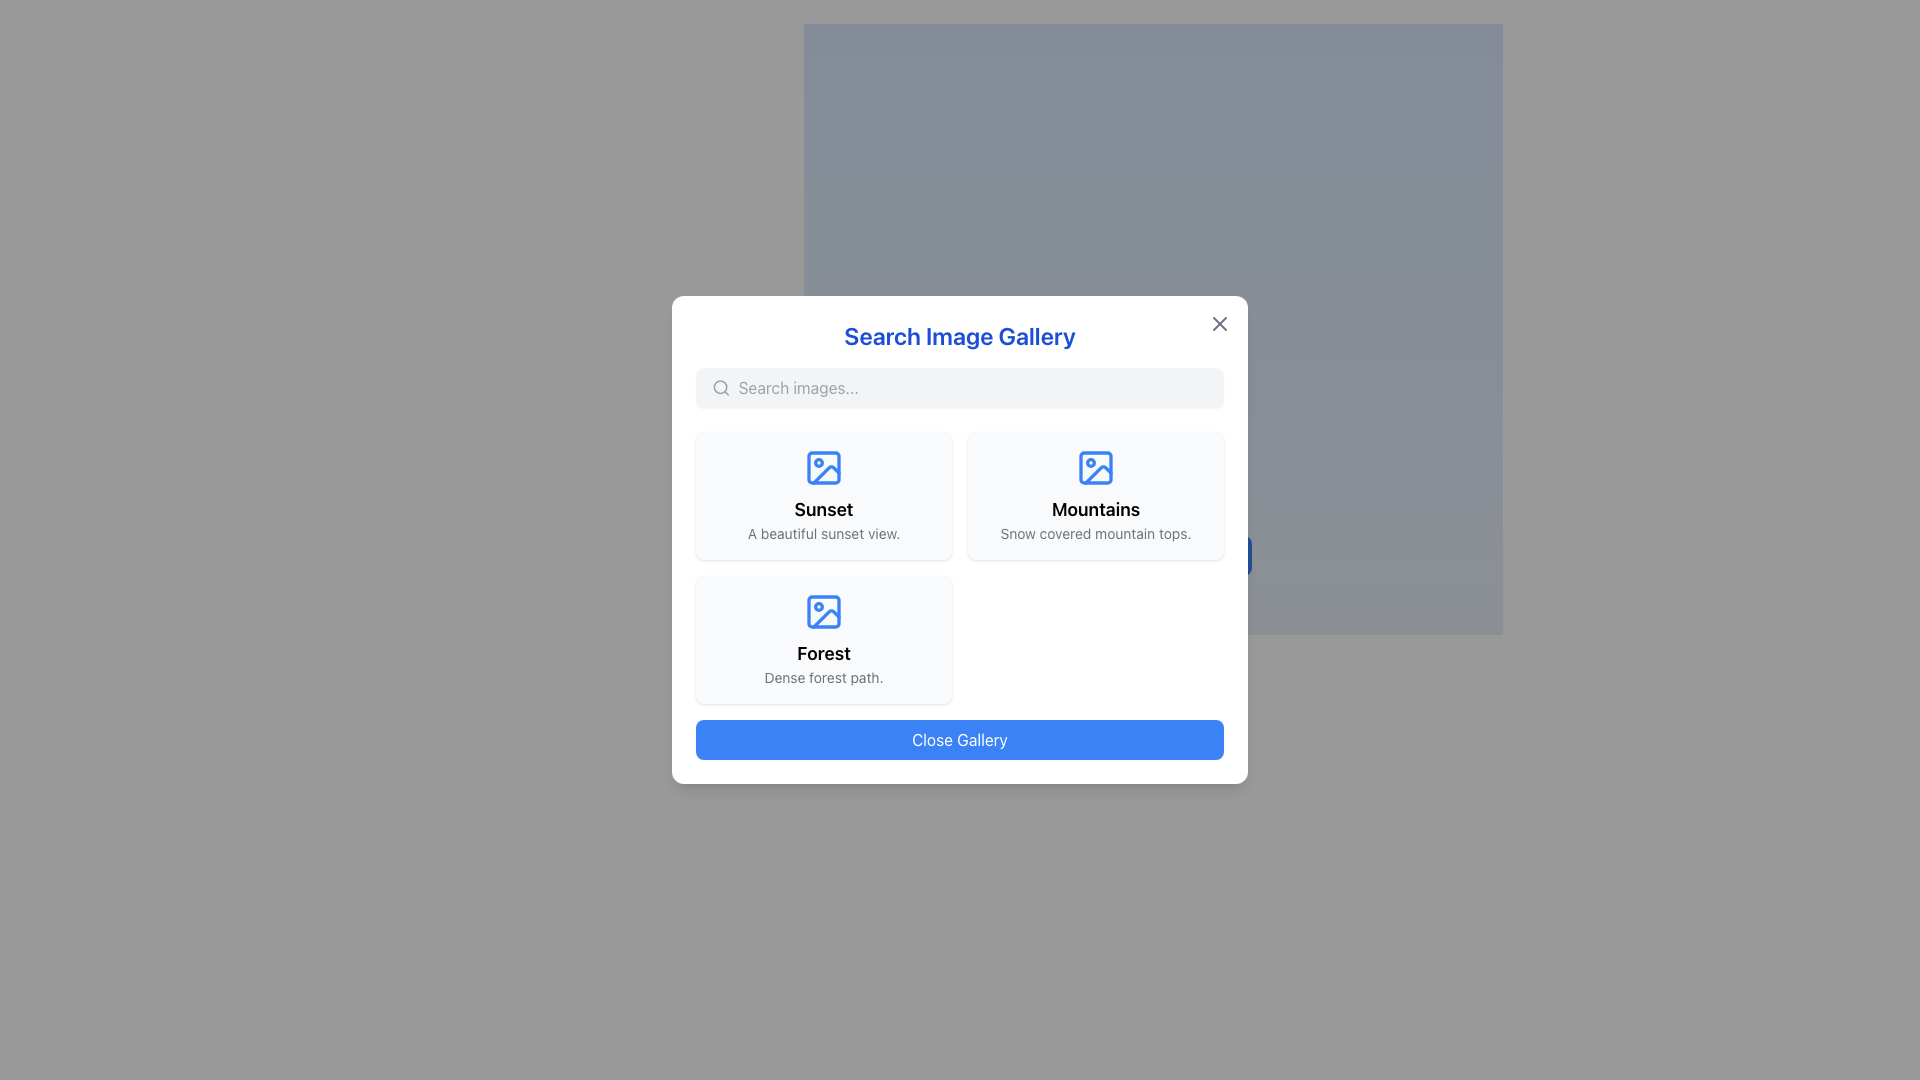  Describe the element at coordinates (824, 654) in the screenshot. I see `the text label that serves as the title for the selectable card representing the category 'Forest' in the image gallery` at that location.